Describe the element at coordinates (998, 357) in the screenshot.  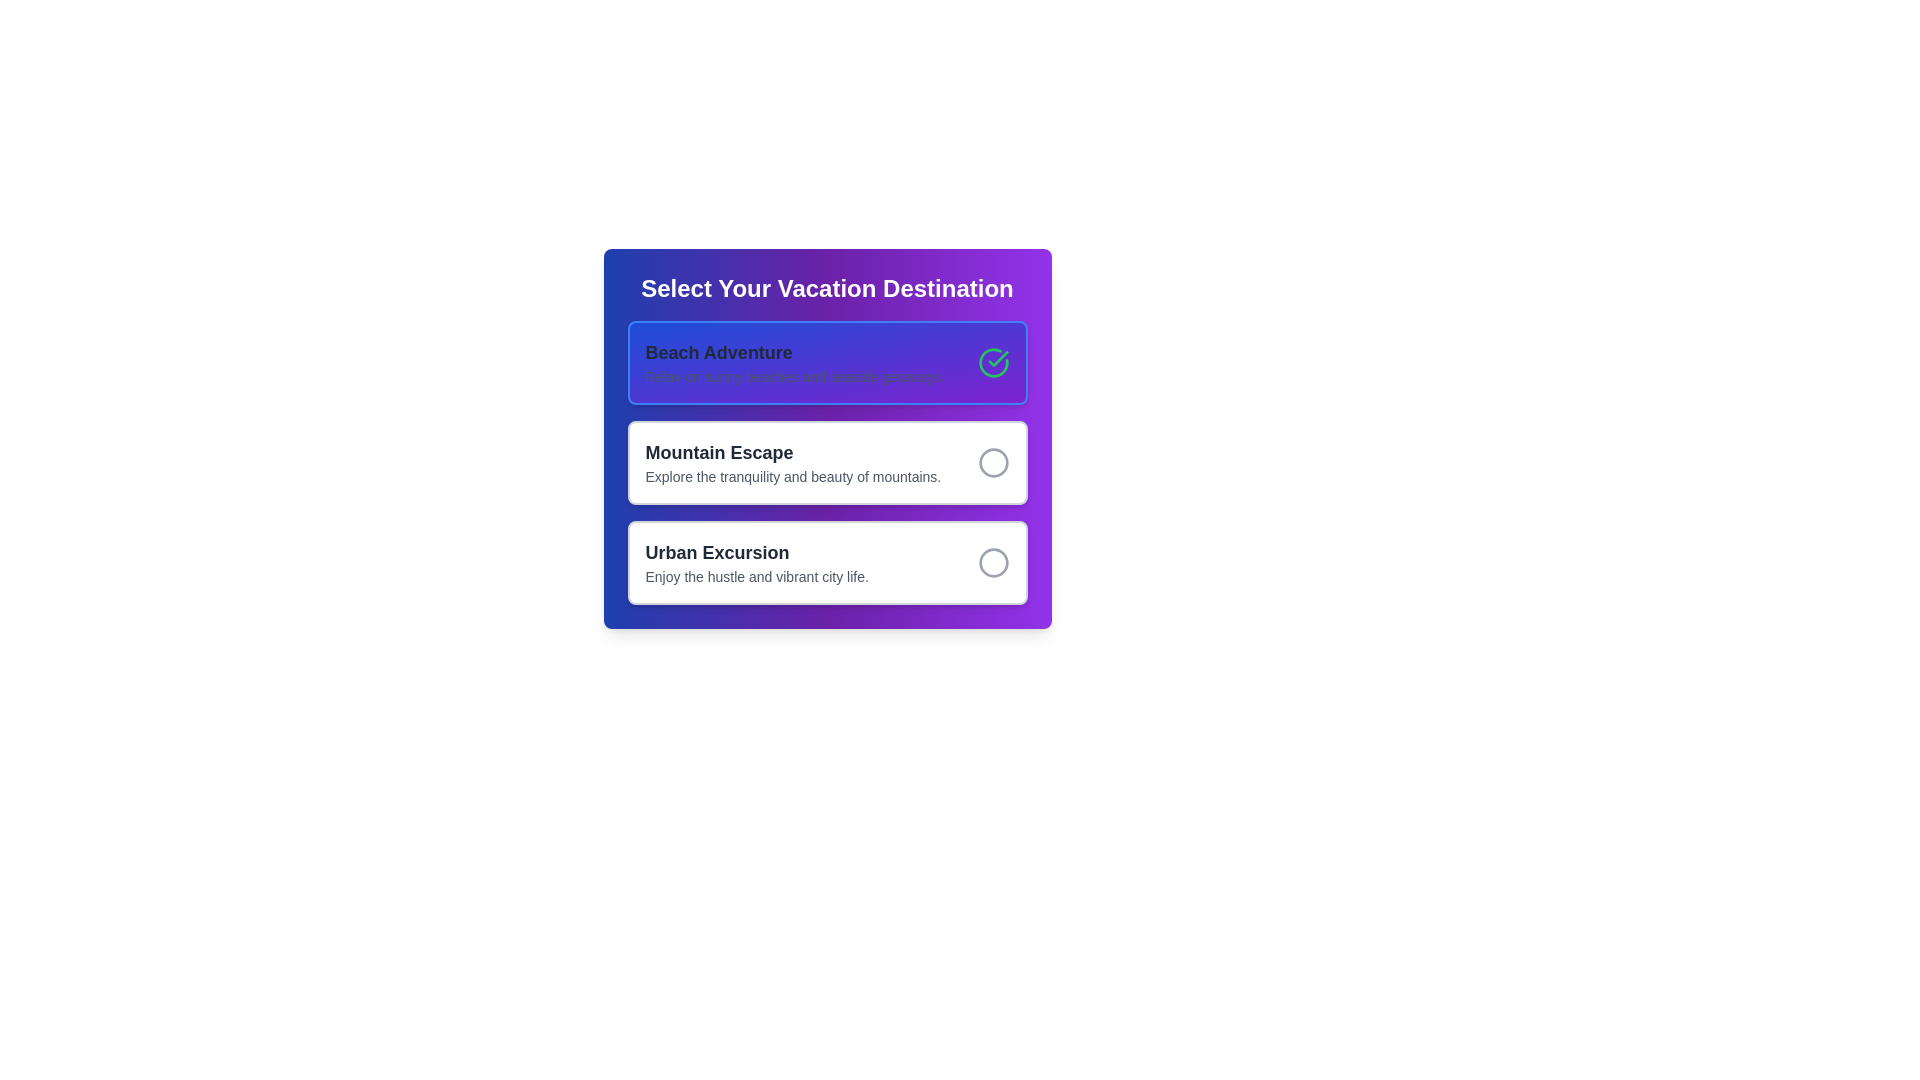
I see `the green checkmark icon located in the top-right corner of the selectable card titled 'Beach Adventure'` at that location.